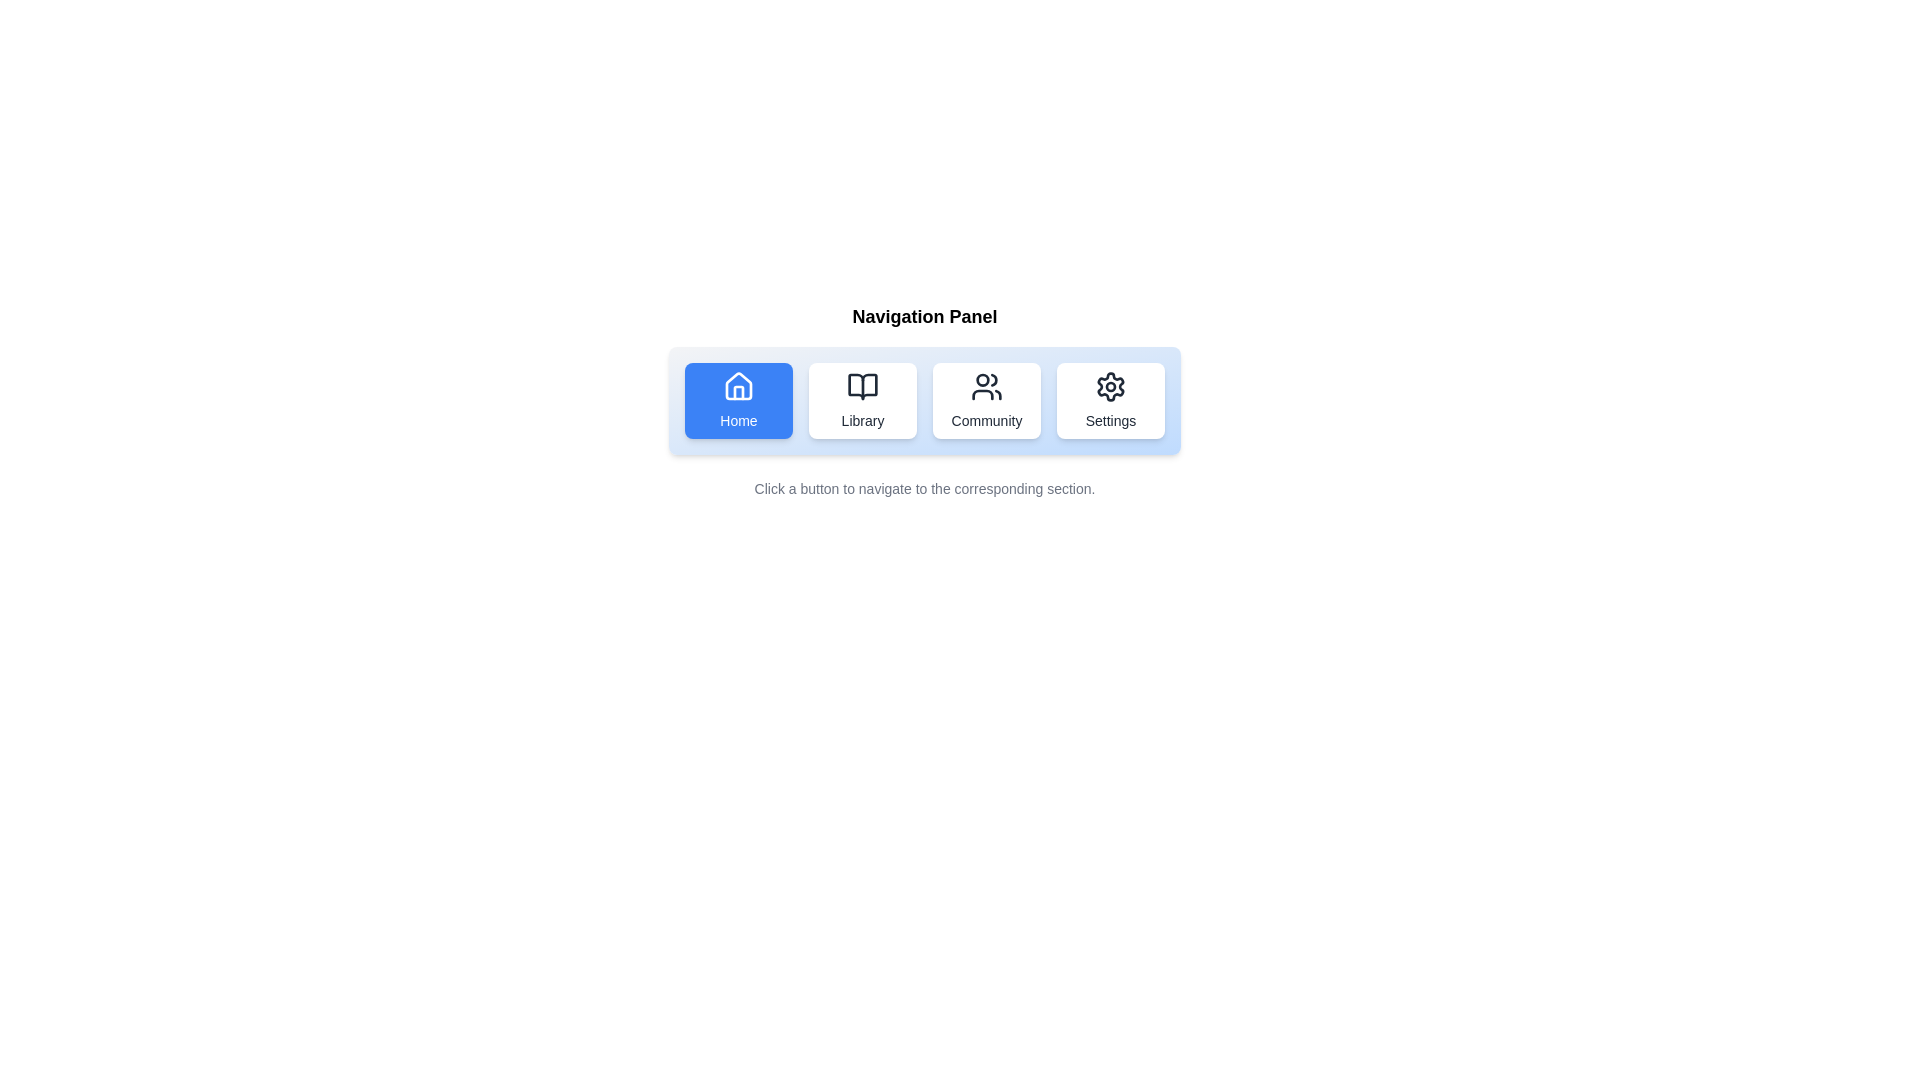 This screenshot has width=1920, height=1080. What do you see at coordinates (983, 394) in the screenshot?
I see `the 'Community' section button which contains the SVG icon representing a group of users, specifically targeting the lower body or base of the group members` at bounding box center [983, 394].